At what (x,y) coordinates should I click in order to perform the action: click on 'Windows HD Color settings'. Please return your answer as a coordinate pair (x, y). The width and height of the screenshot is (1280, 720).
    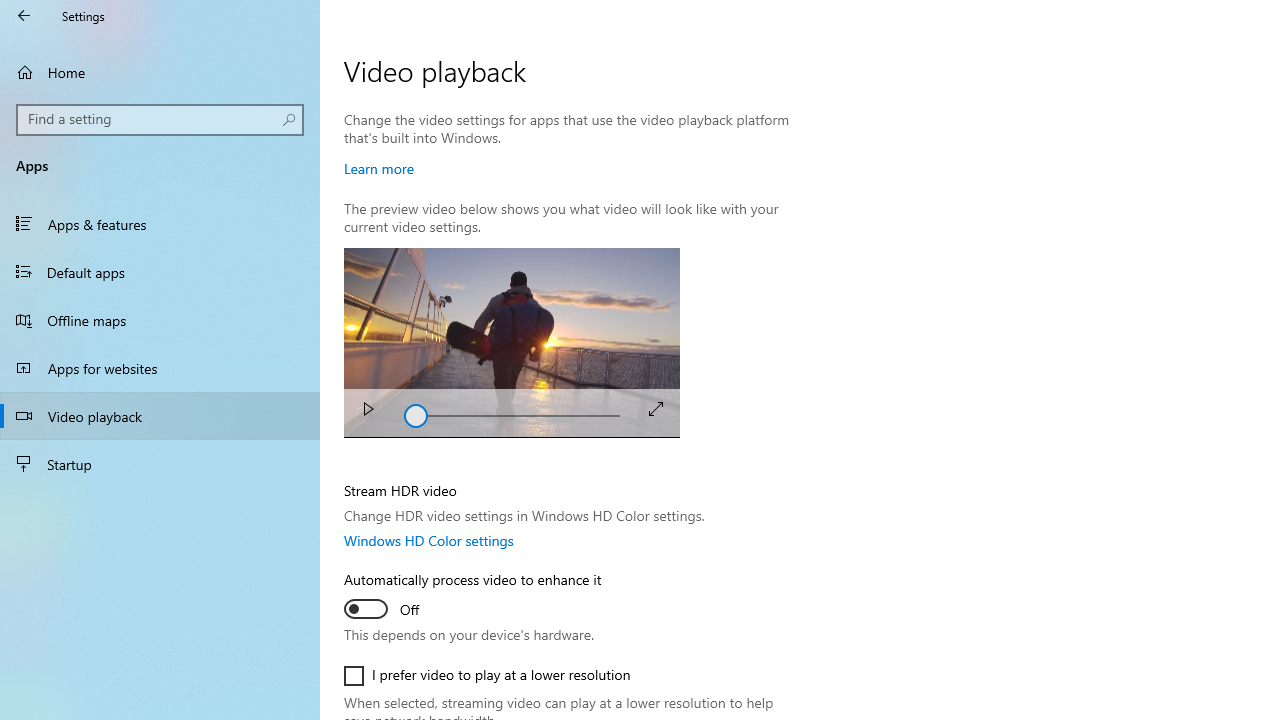
    Looking at the image, I should click on (428, 540).